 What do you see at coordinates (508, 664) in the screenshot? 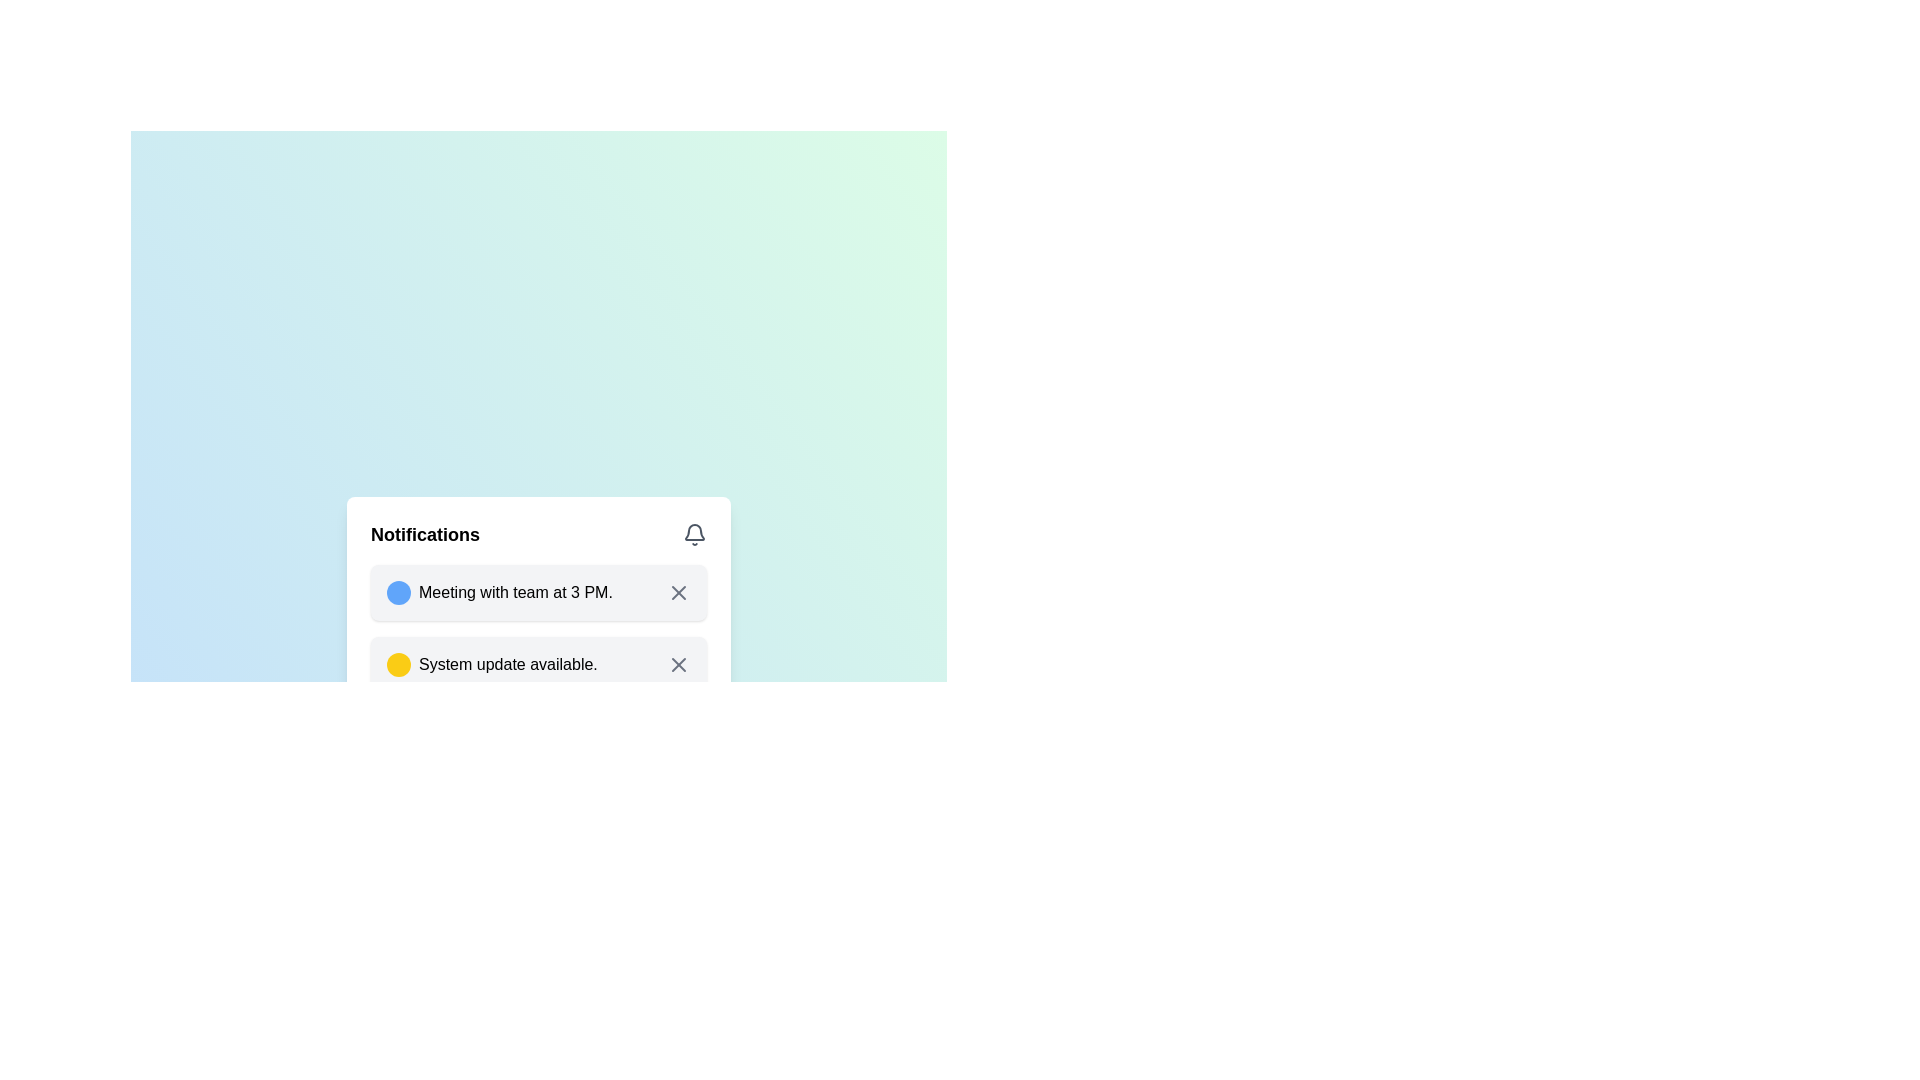
I see `the notification group containing the text 'System update available.' by interacting with the second notification item in the vertical list` at bounding box center [508, 664].